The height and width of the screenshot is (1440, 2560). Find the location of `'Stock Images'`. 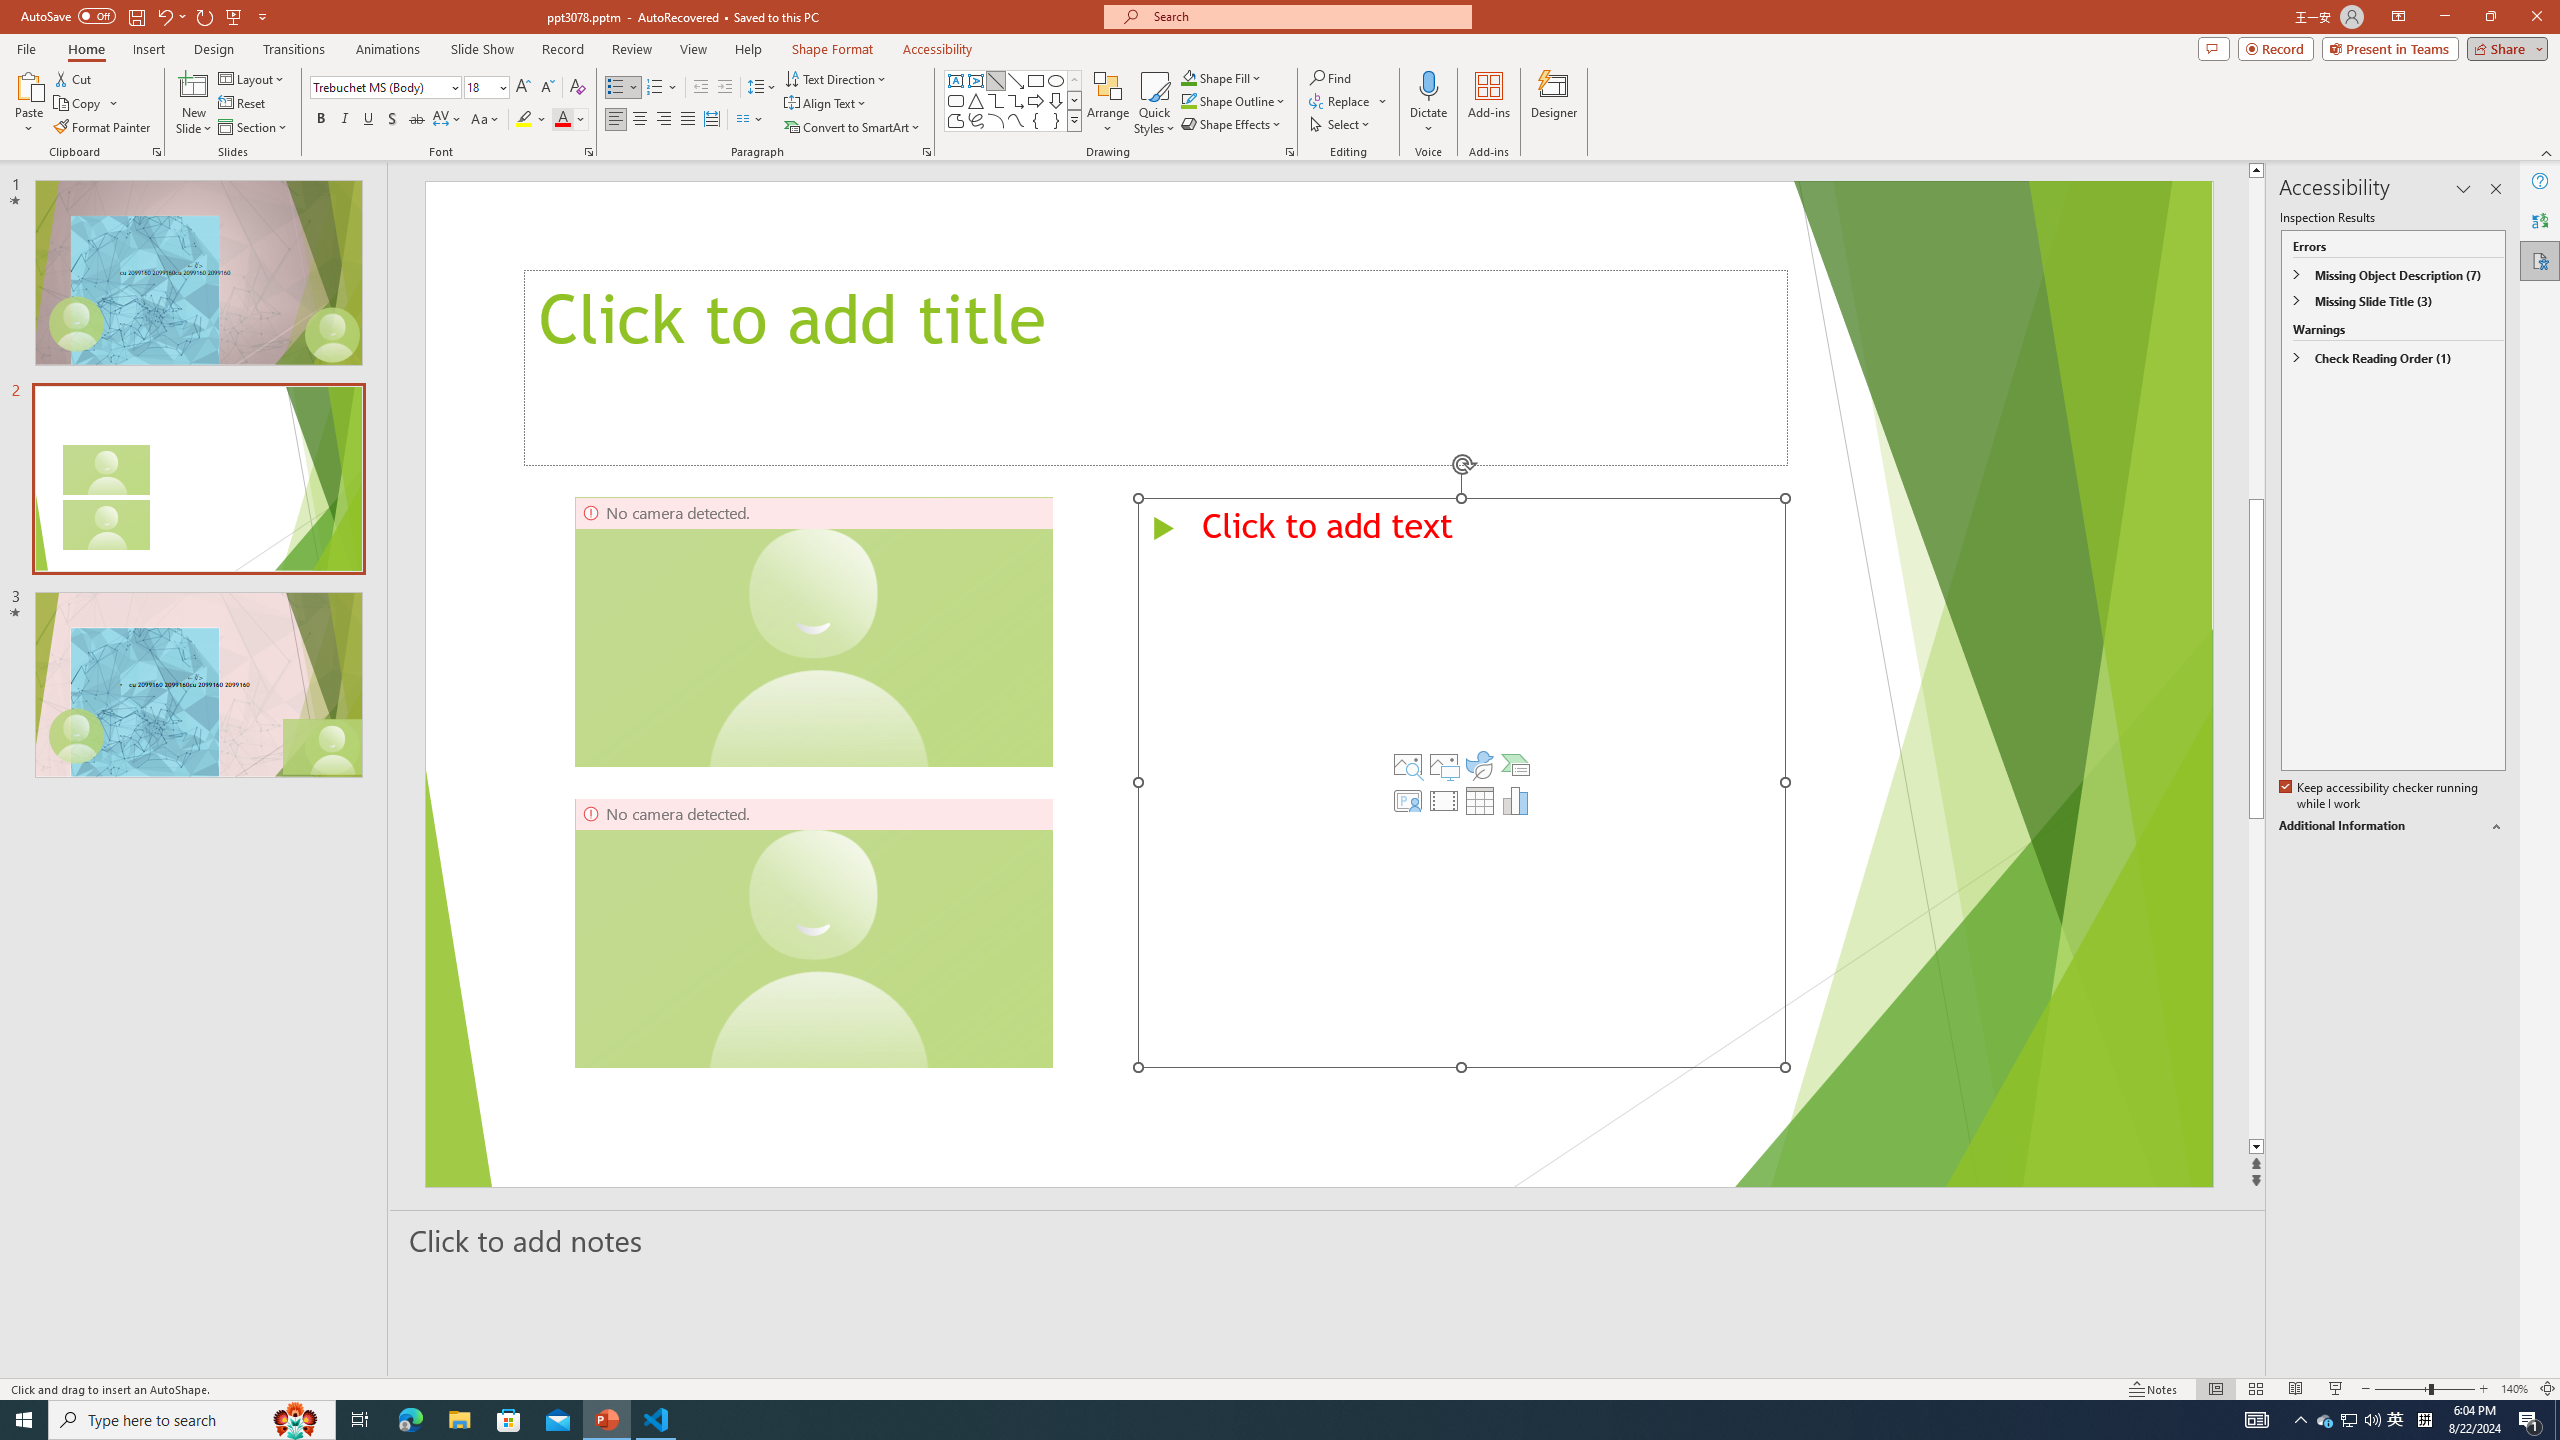

'Stock Images' is located at coordinates (1407, 763).